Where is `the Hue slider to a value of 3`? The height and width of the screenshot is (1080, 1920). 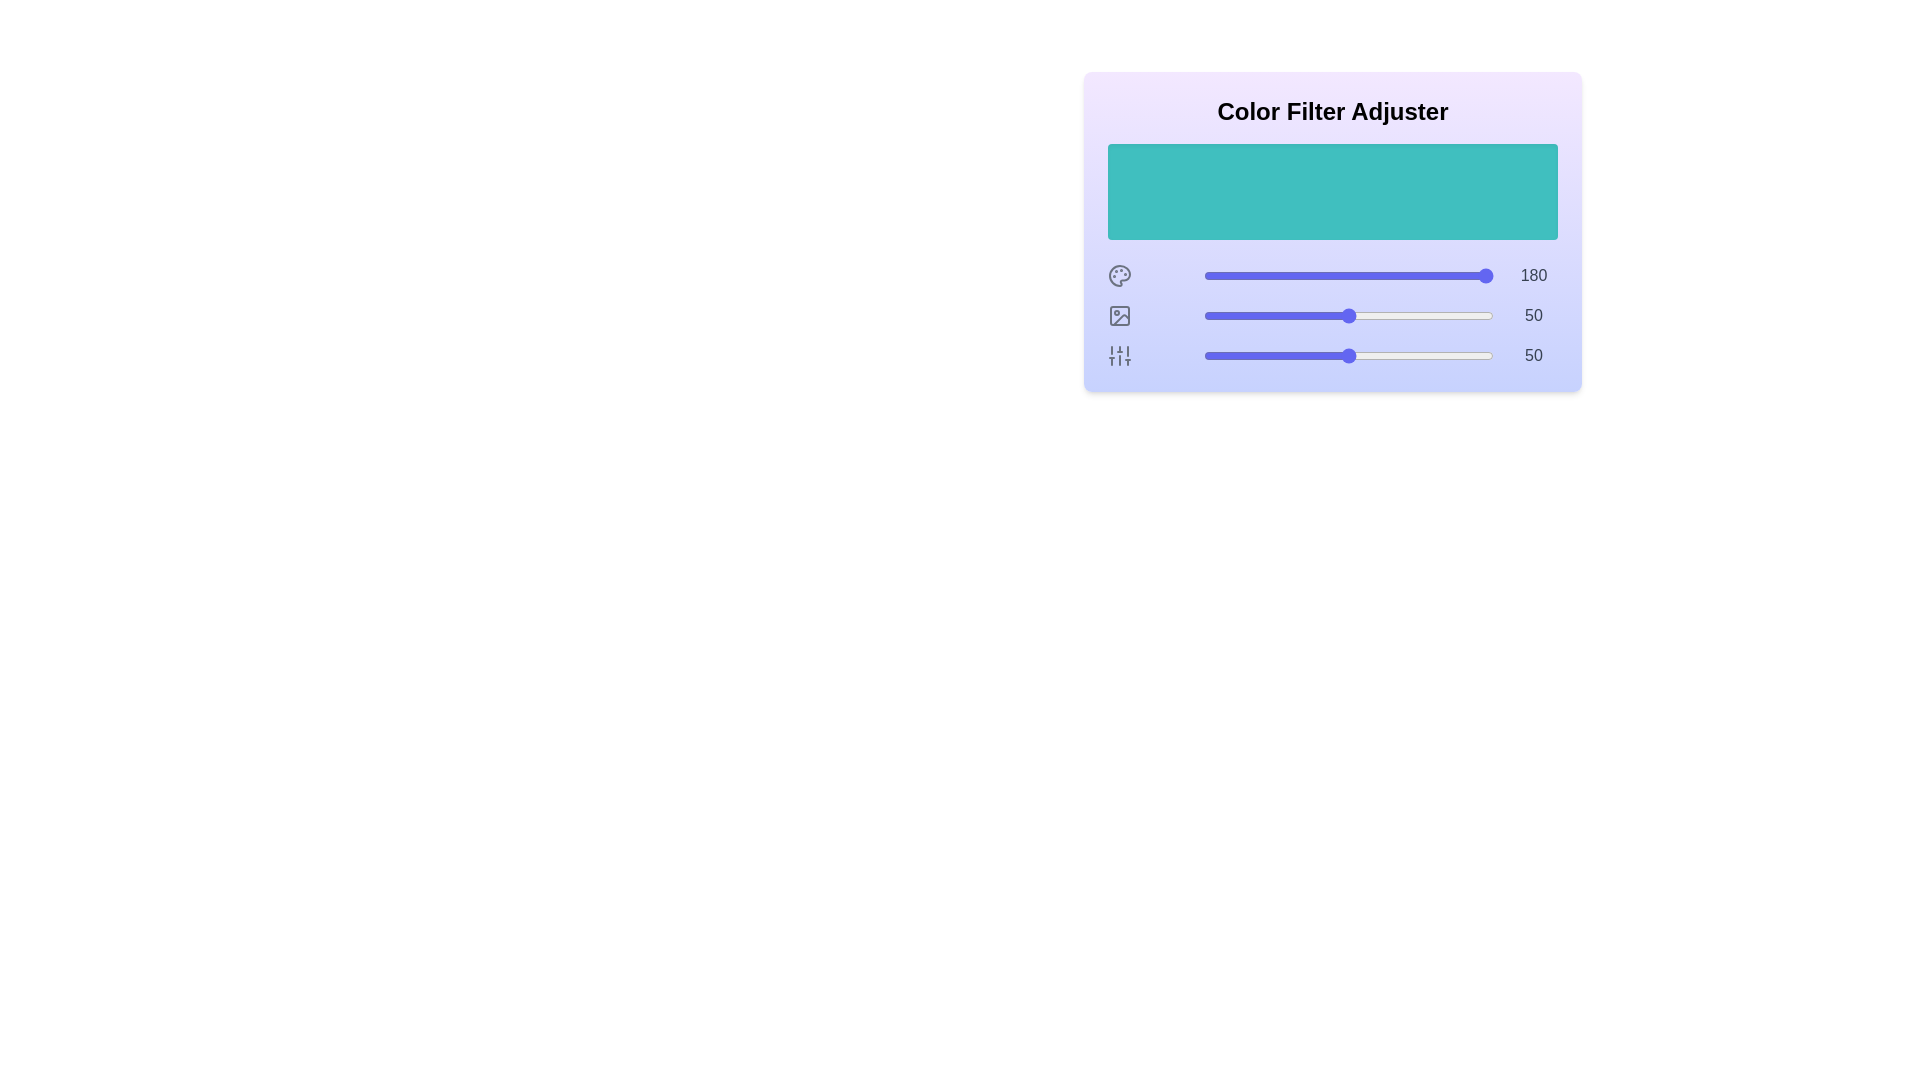 the Hue slider to a value of 3 is located at coordinates (1211, 276).